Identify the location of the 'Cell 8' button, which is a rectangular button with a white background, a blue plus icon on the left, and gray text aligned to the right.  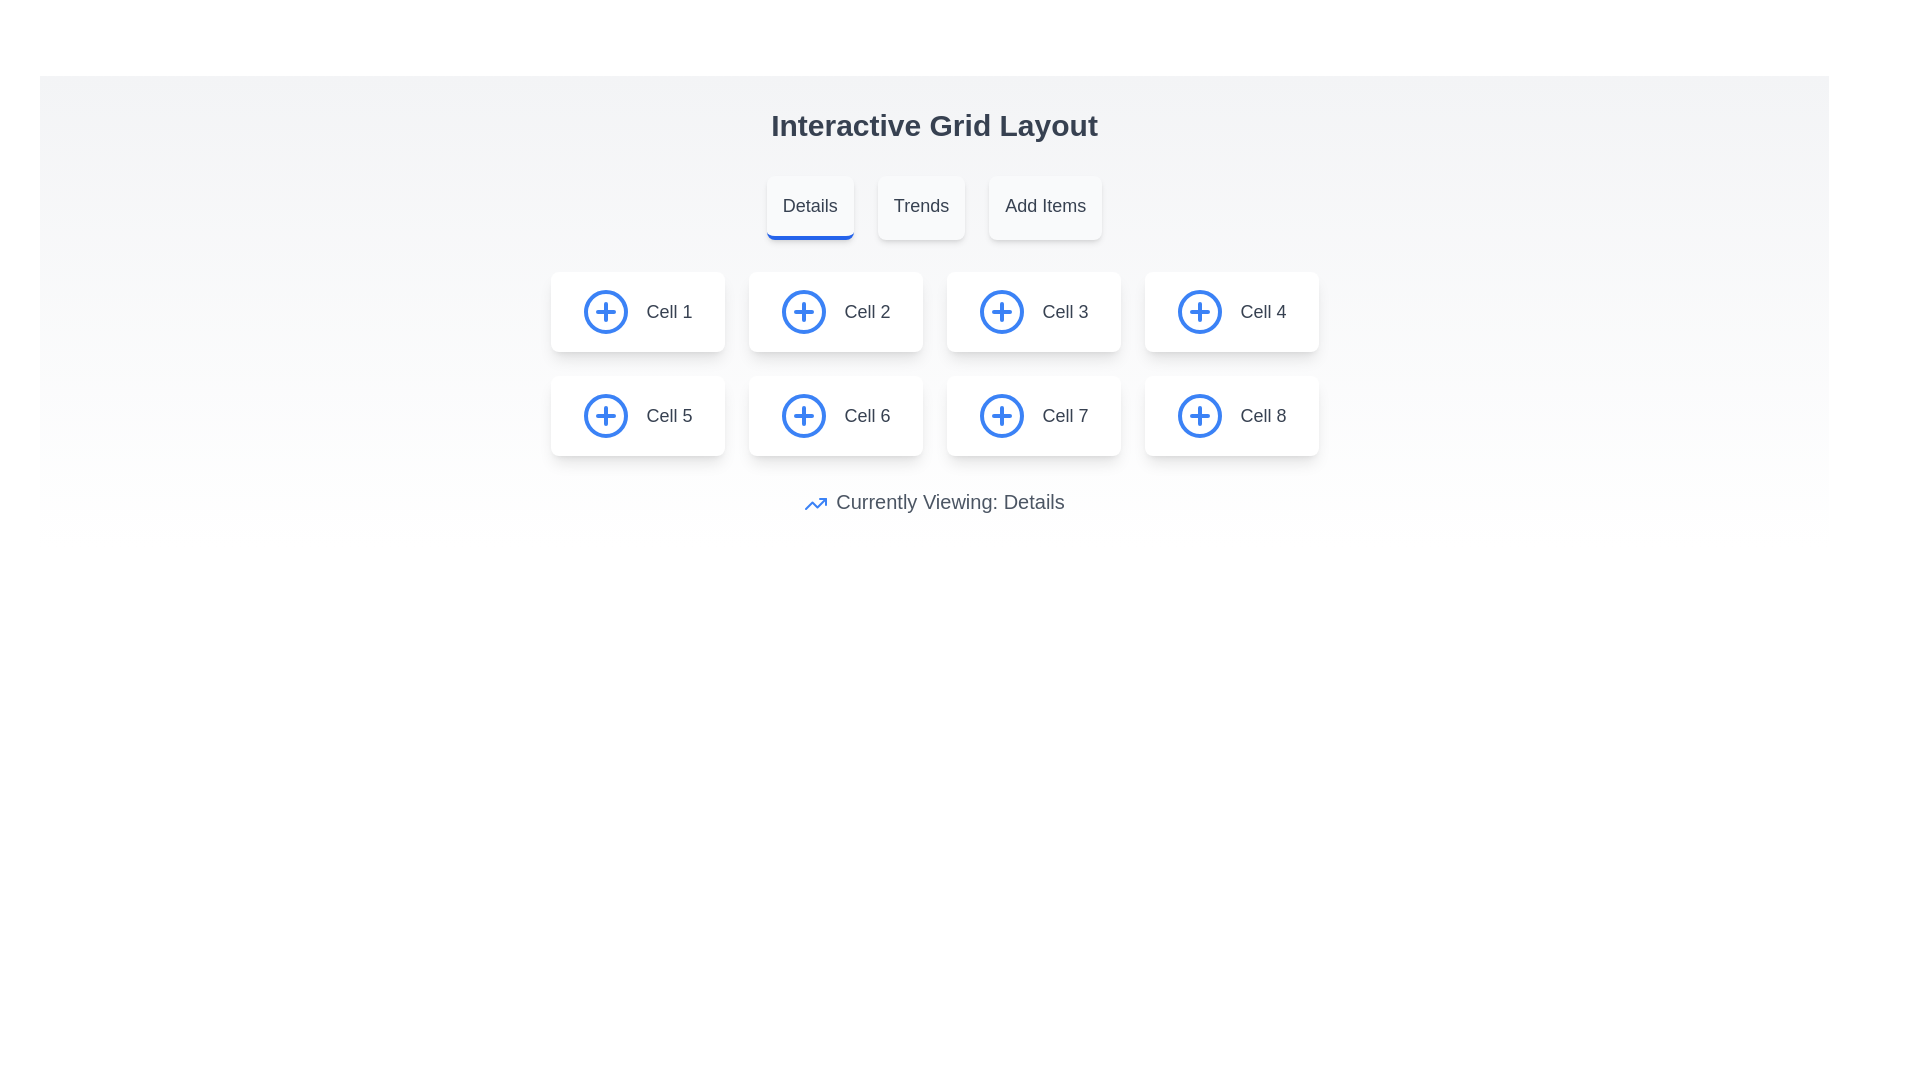
(1230, 415).